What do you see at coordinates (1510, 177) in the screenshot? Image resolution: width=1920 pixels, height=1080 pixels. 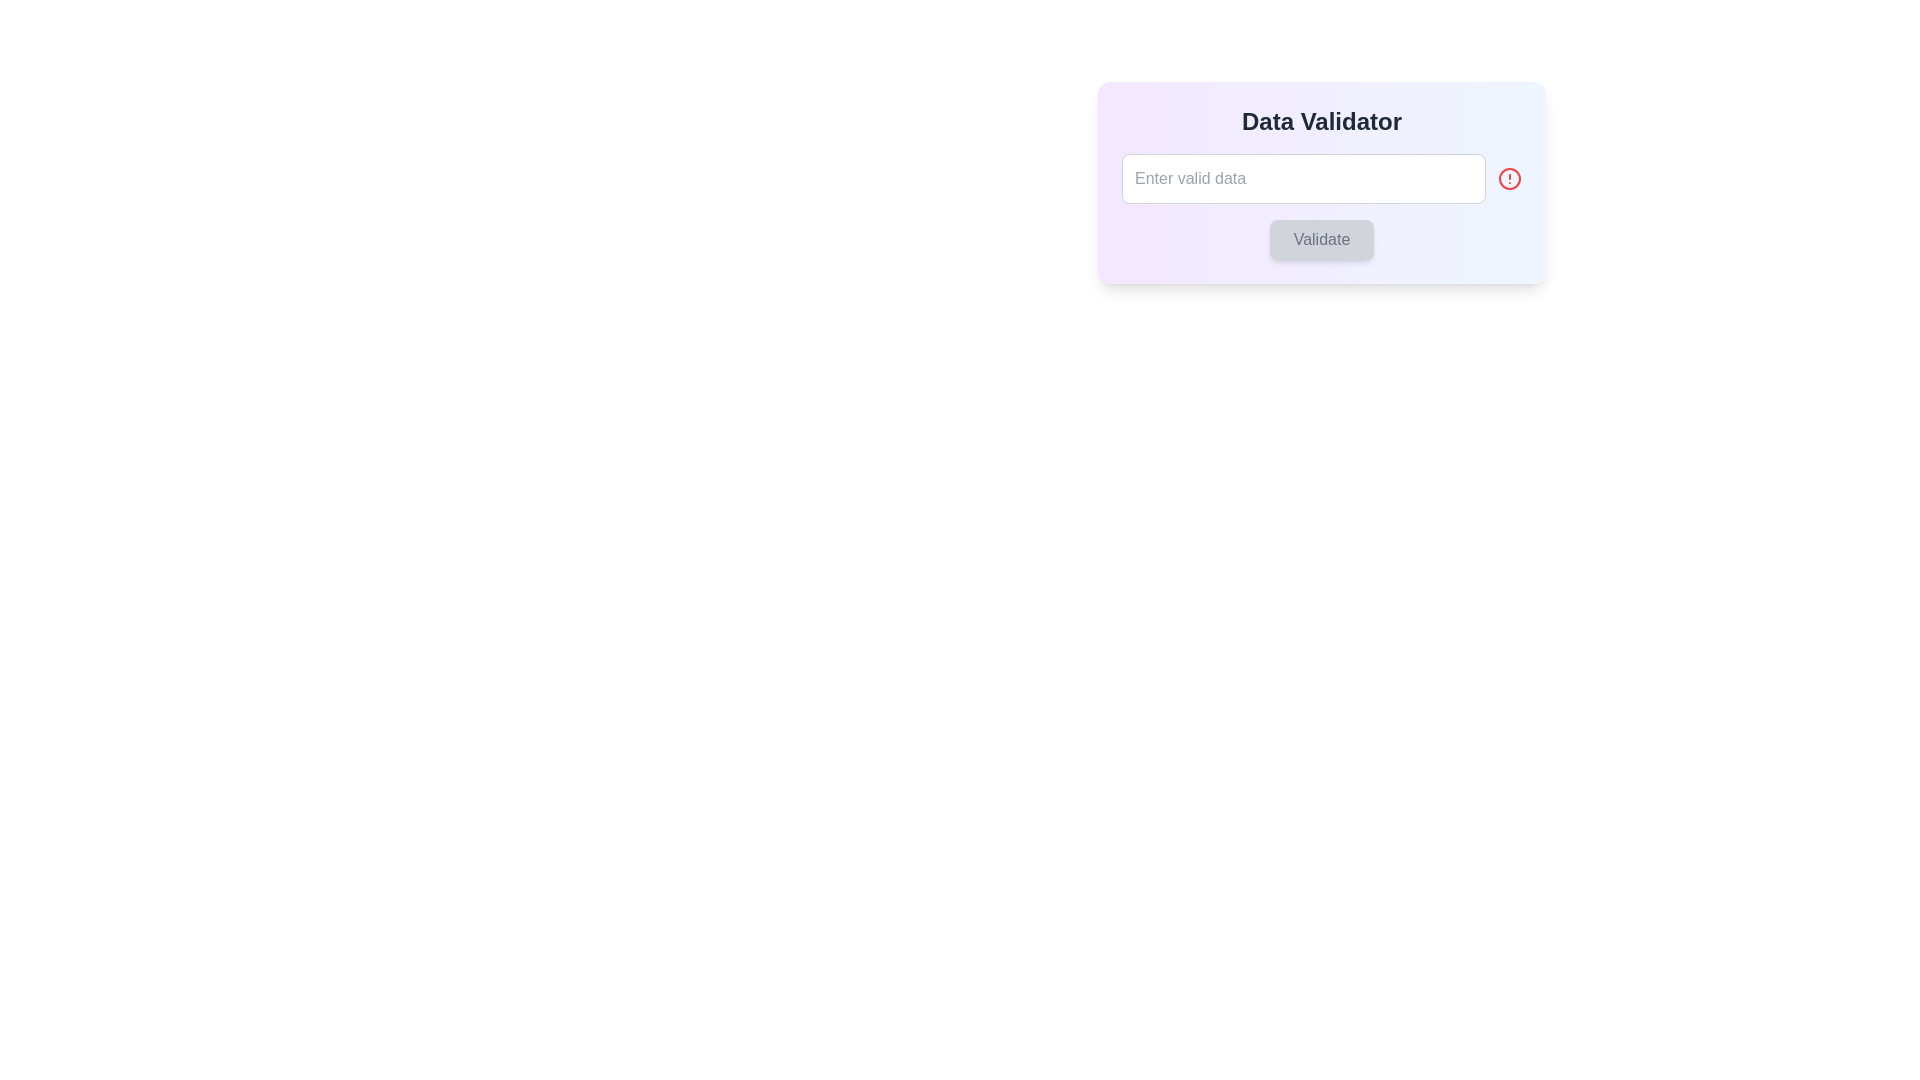 I see `the red circular alert icon located within the 'Data Validator' input field, which indicates an error or alert` at bounding box center [1510, 177].